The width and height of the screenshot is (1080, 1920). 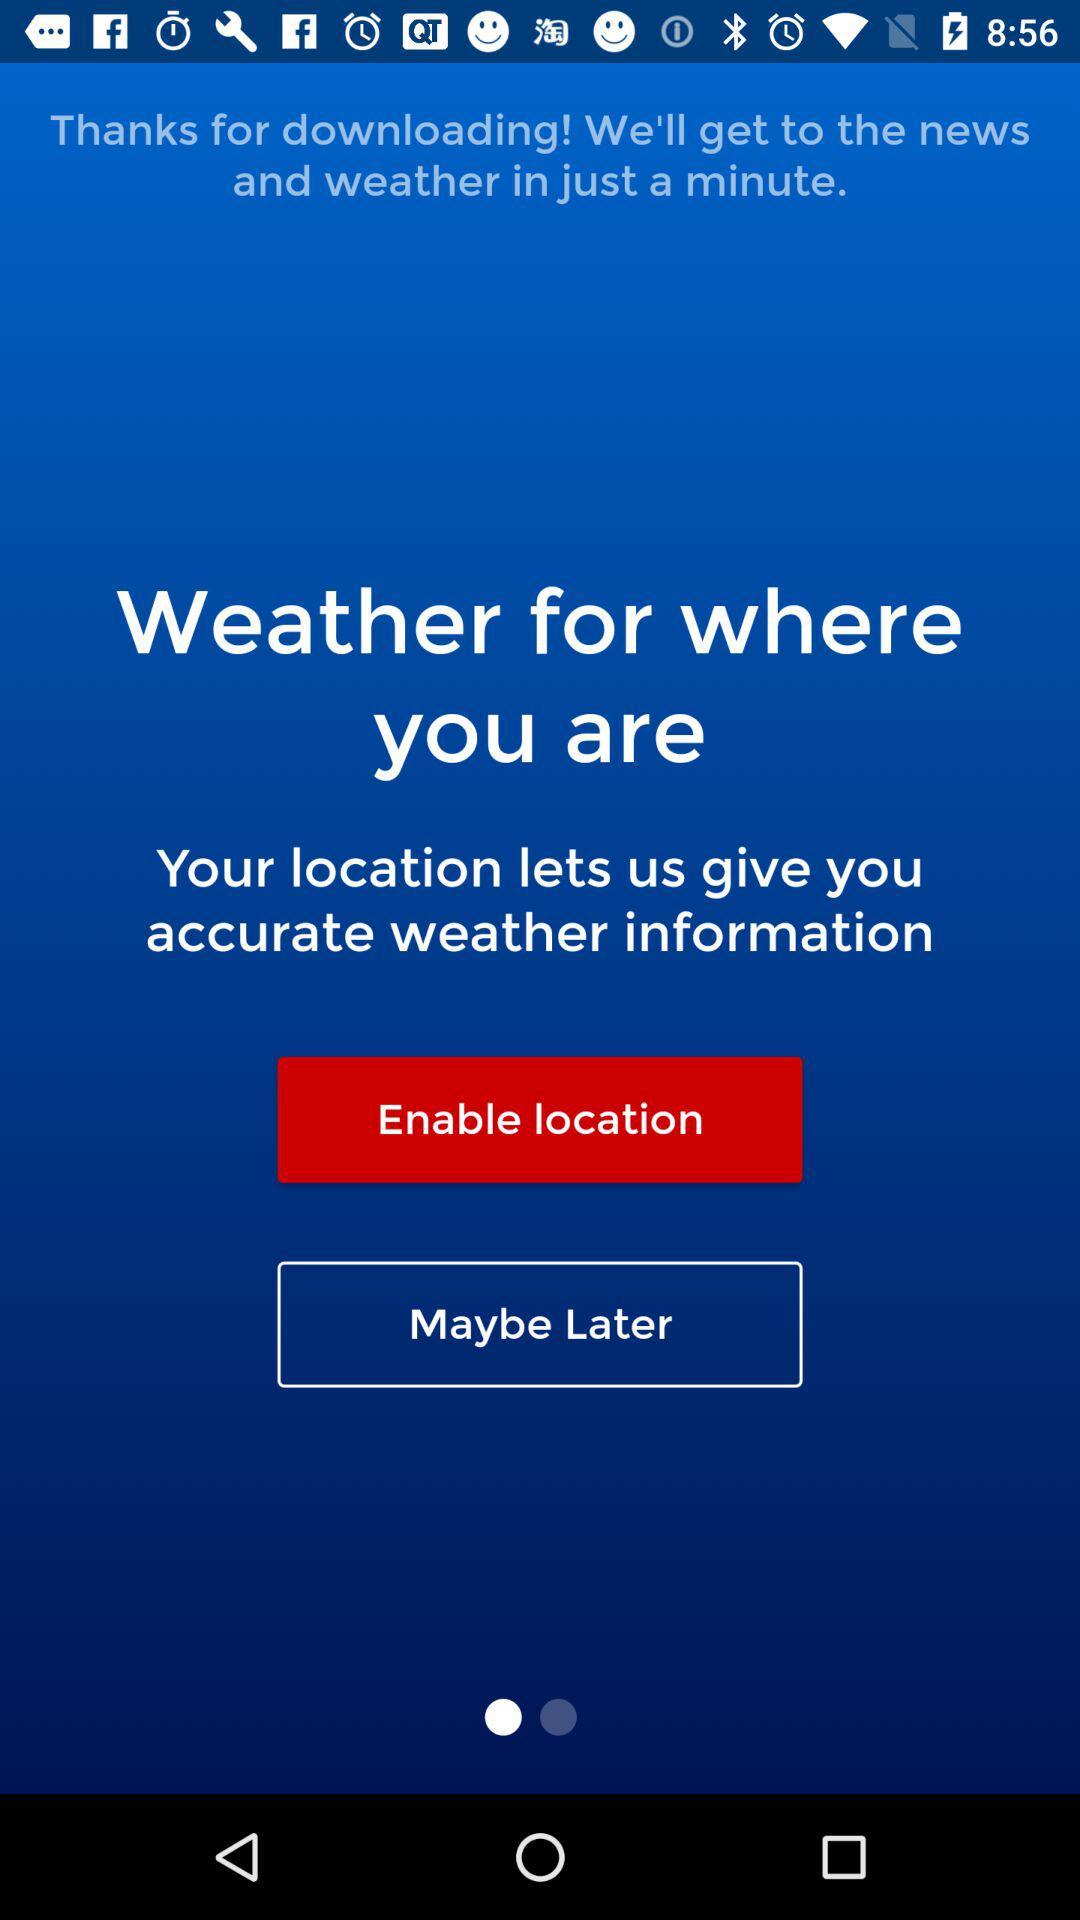 What do you see at coordinates (540, 1118) in the screenshot?
I see `the enable location item` at bounding box center [540, 1118].